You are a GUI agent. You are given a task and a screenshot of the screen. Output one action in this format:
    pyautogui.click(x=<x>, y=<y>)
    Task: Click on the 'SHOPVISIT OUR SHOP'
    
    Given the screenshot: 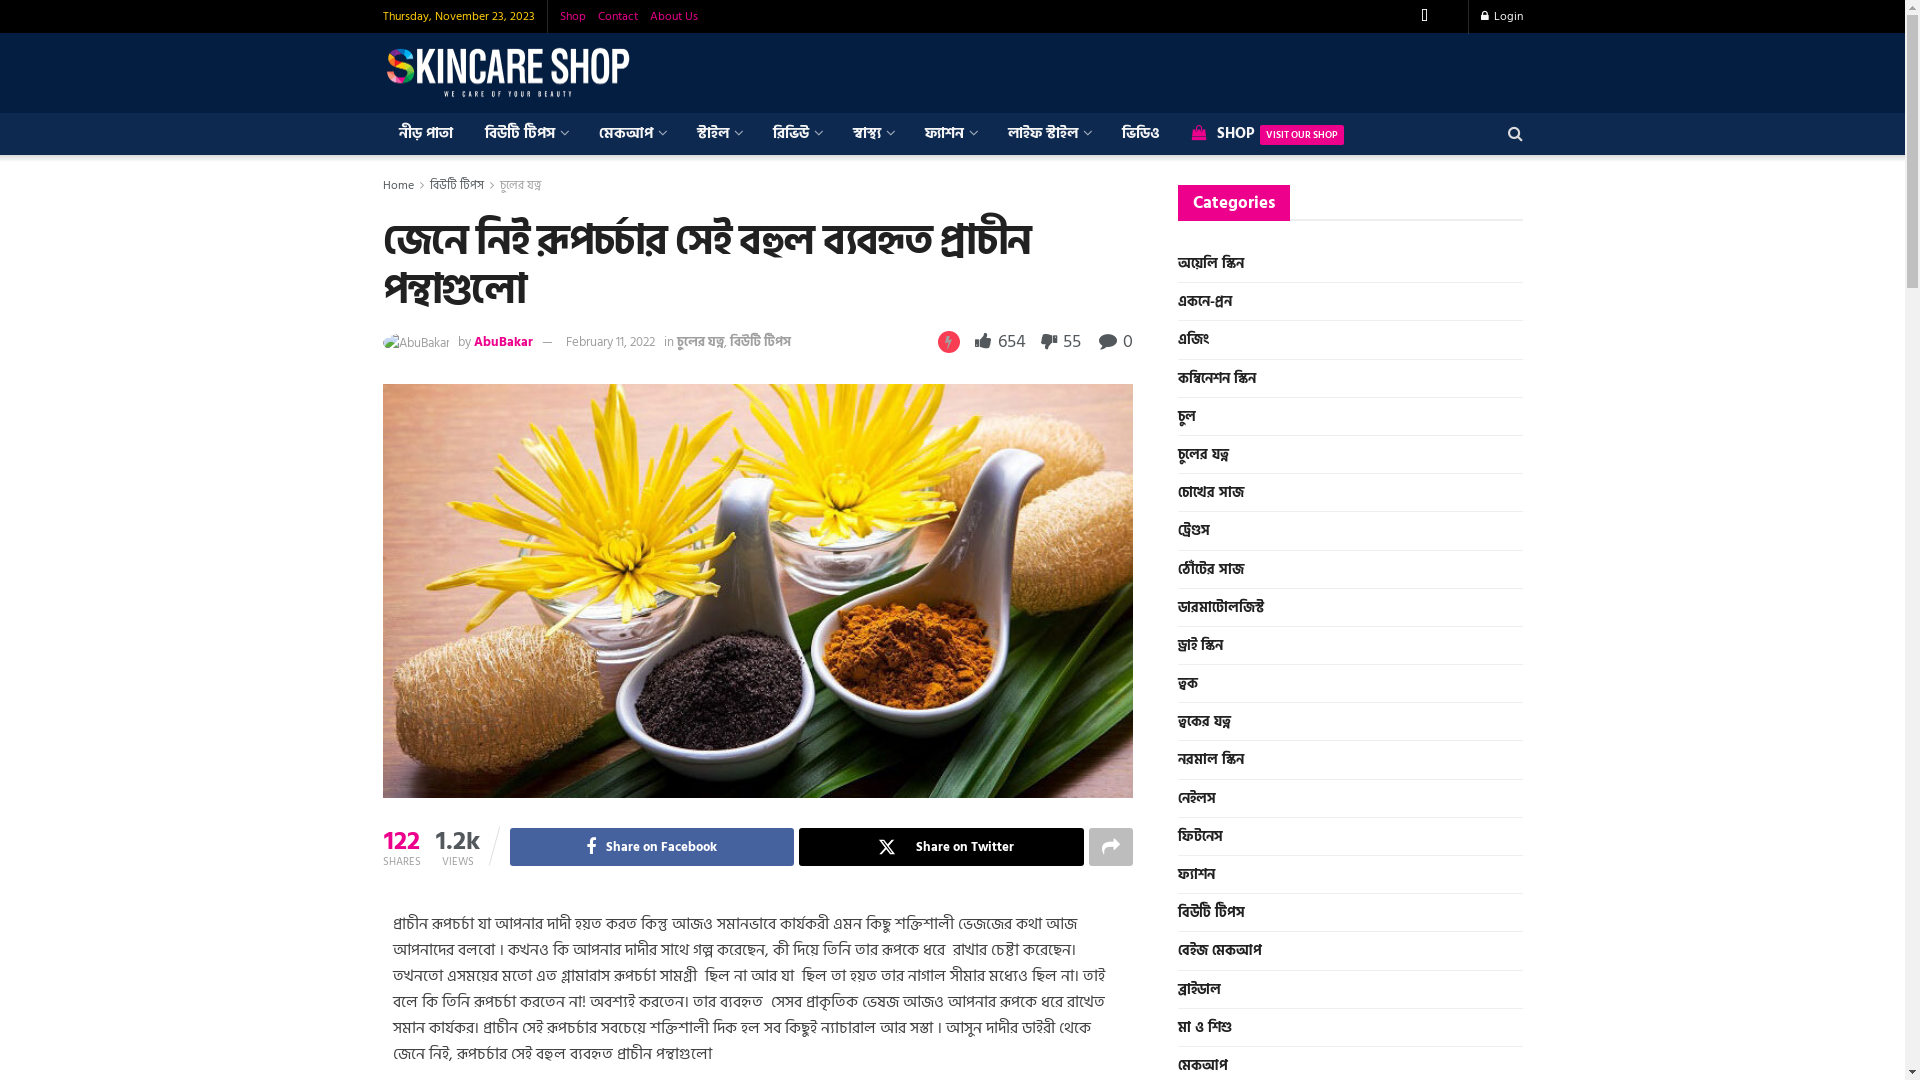 What is the action you would take?
    pyautogui.click(x=1266, y=134)
    